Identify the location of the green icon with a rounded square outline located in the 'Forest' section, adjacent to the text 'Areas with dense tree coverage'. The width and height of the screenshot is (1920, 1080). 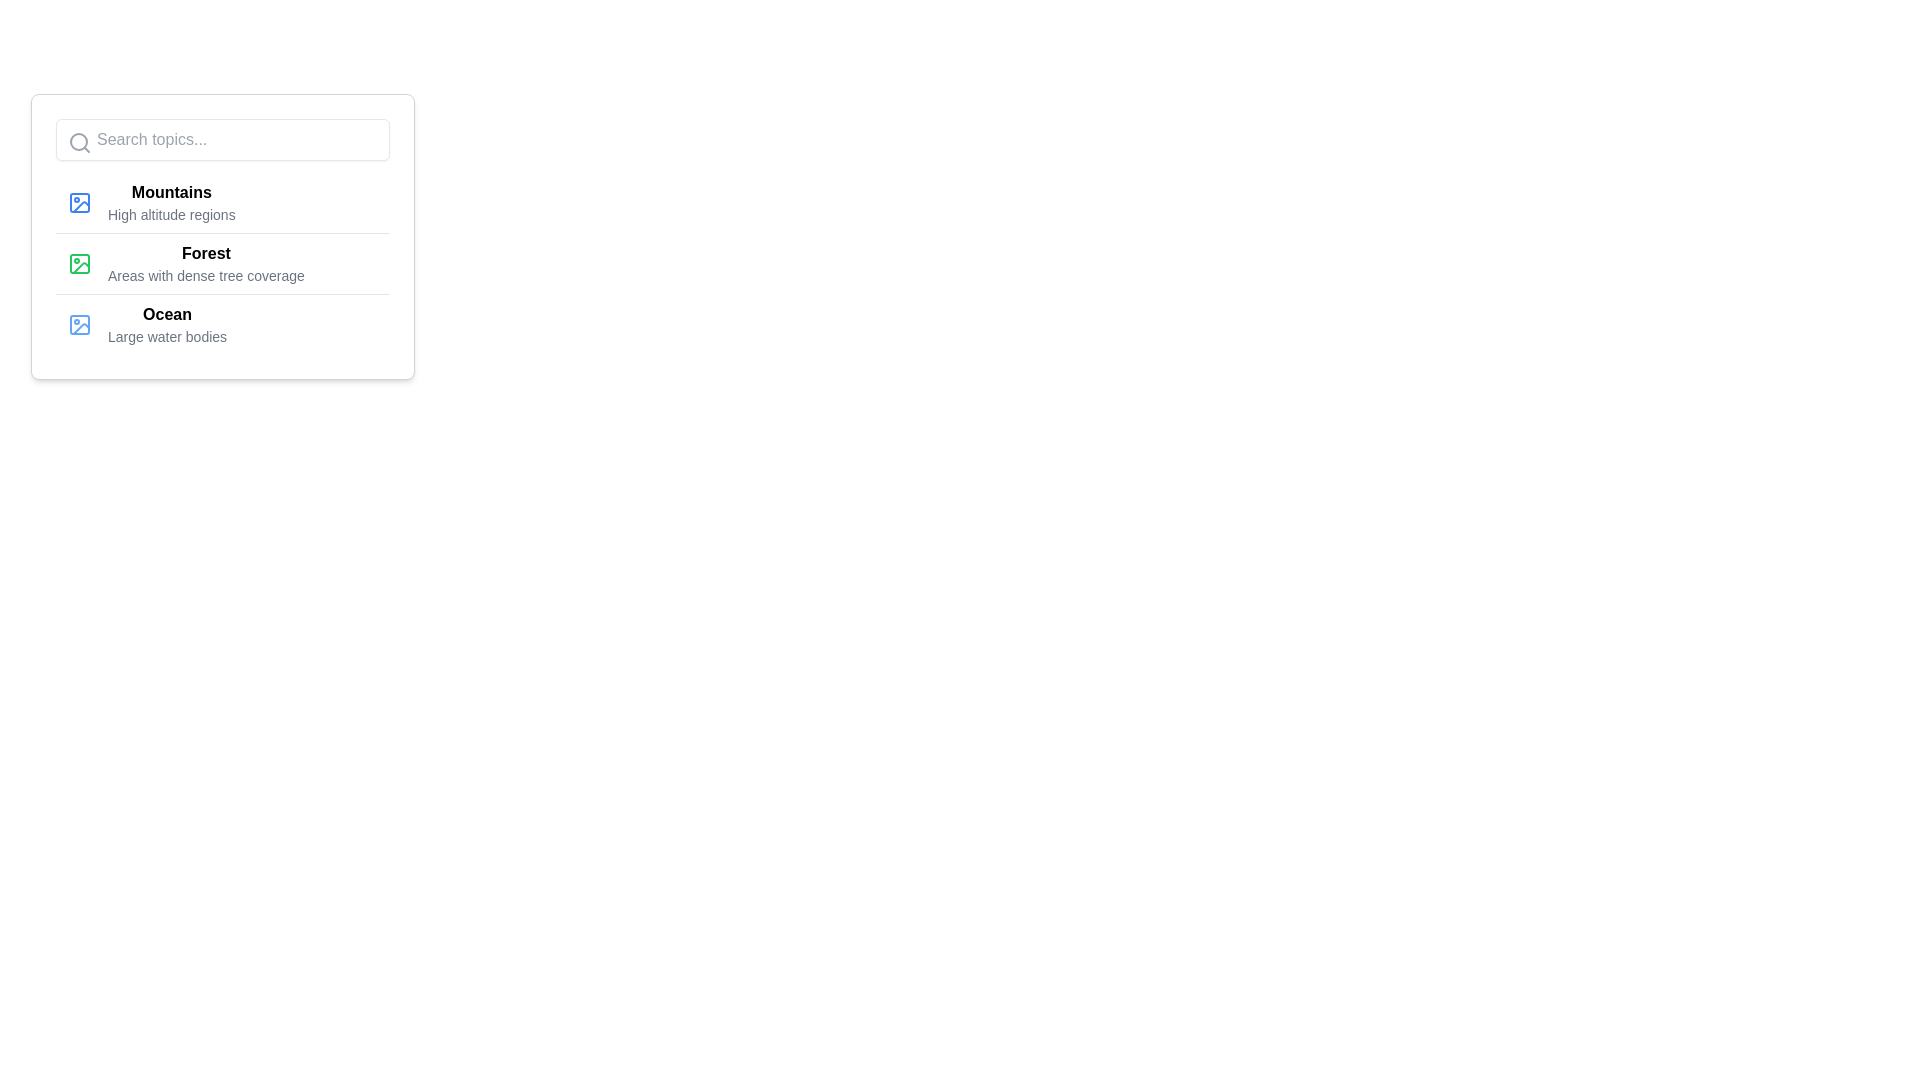
(80, 262).